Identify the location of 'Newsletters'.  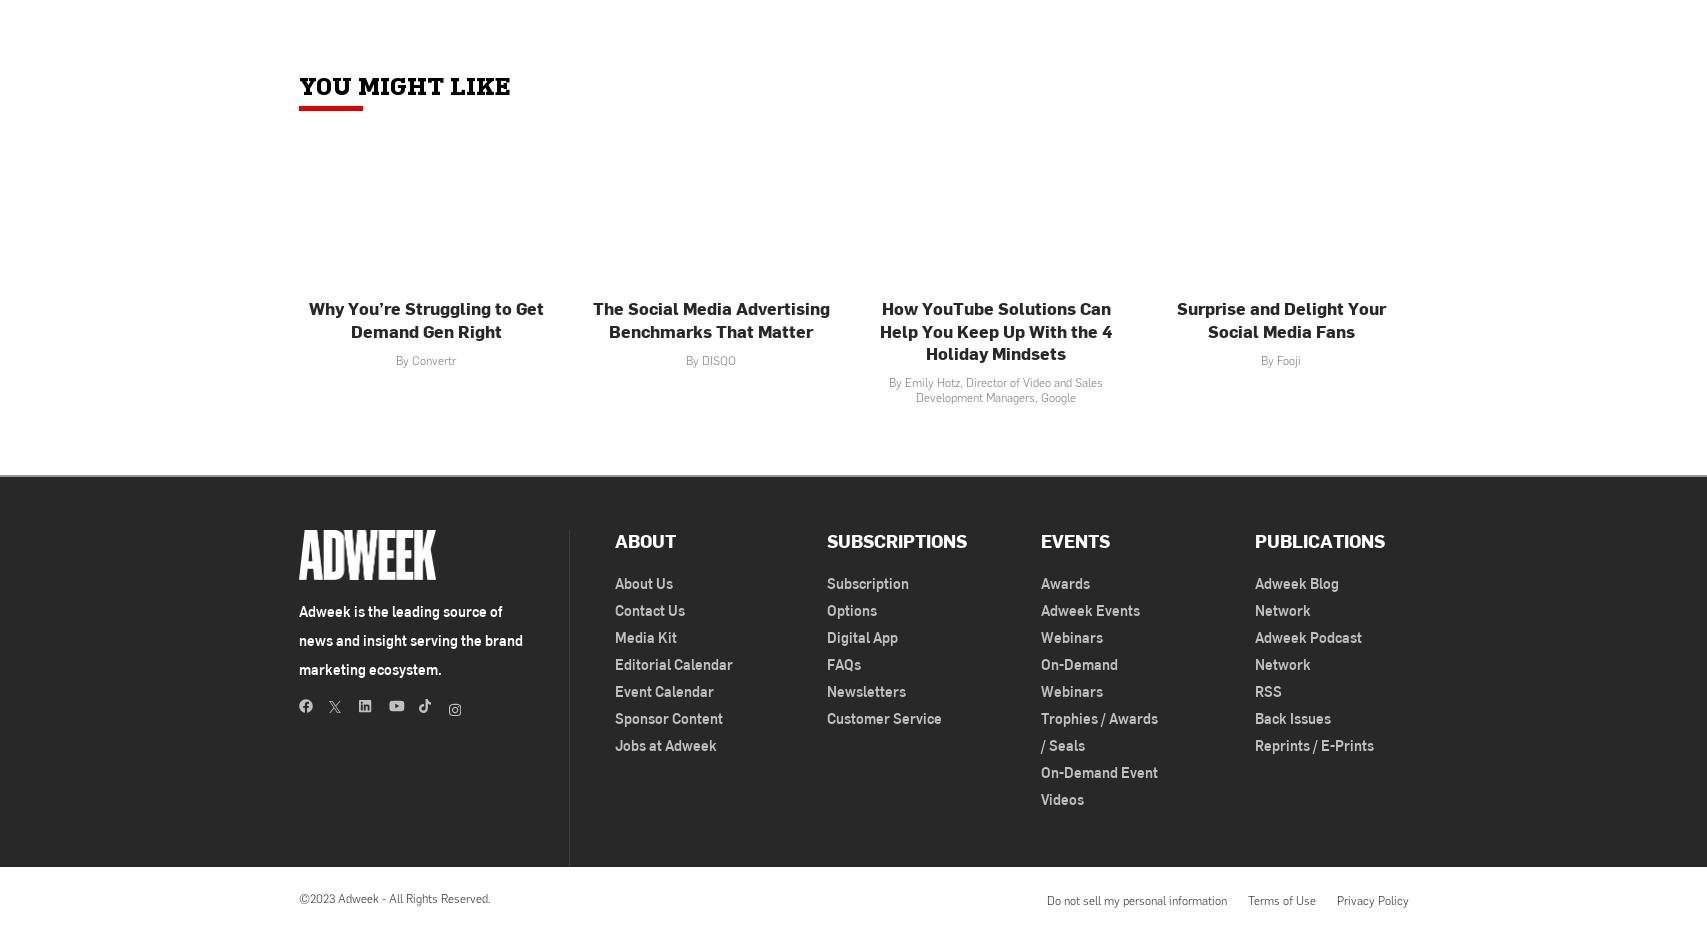
(865, 689).